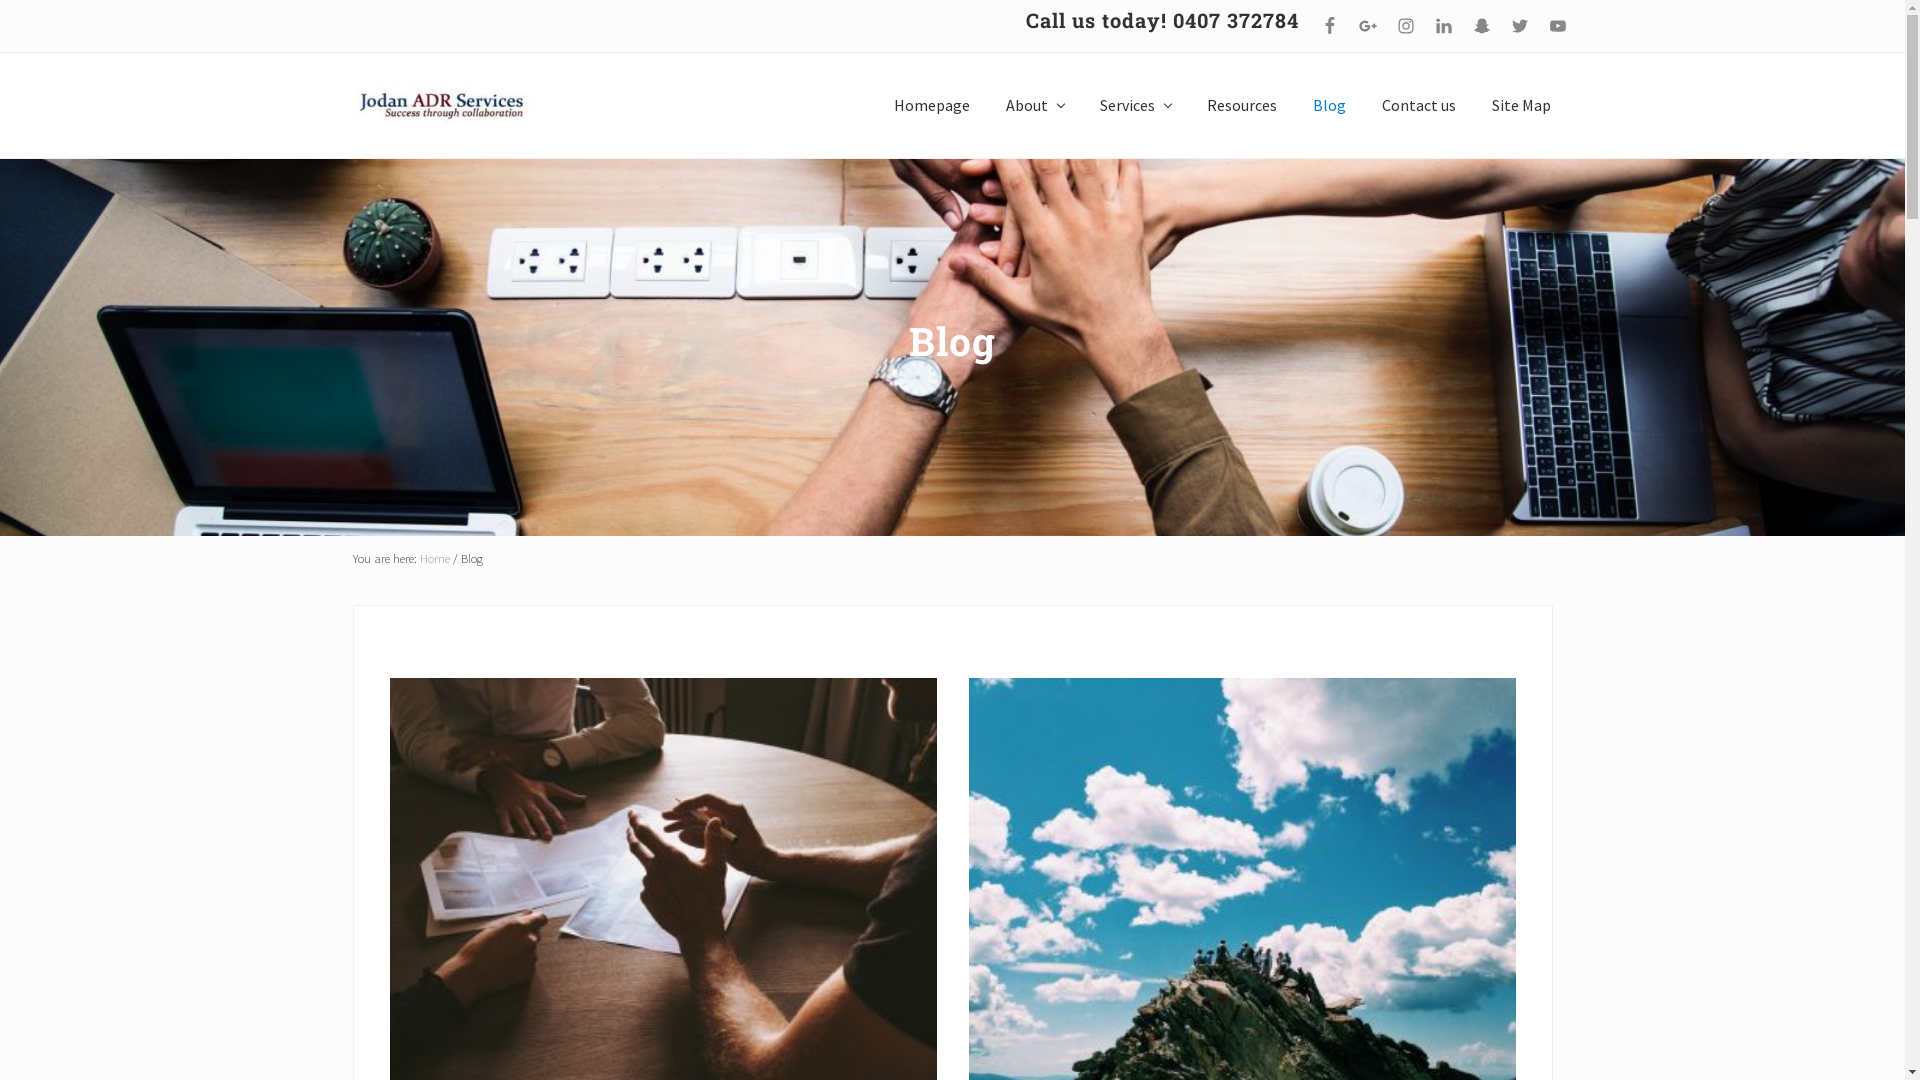 Image resolution: width=1920 pixels, height=1080 pixels. I want to click on 'Contact us', so click(1418, 104).